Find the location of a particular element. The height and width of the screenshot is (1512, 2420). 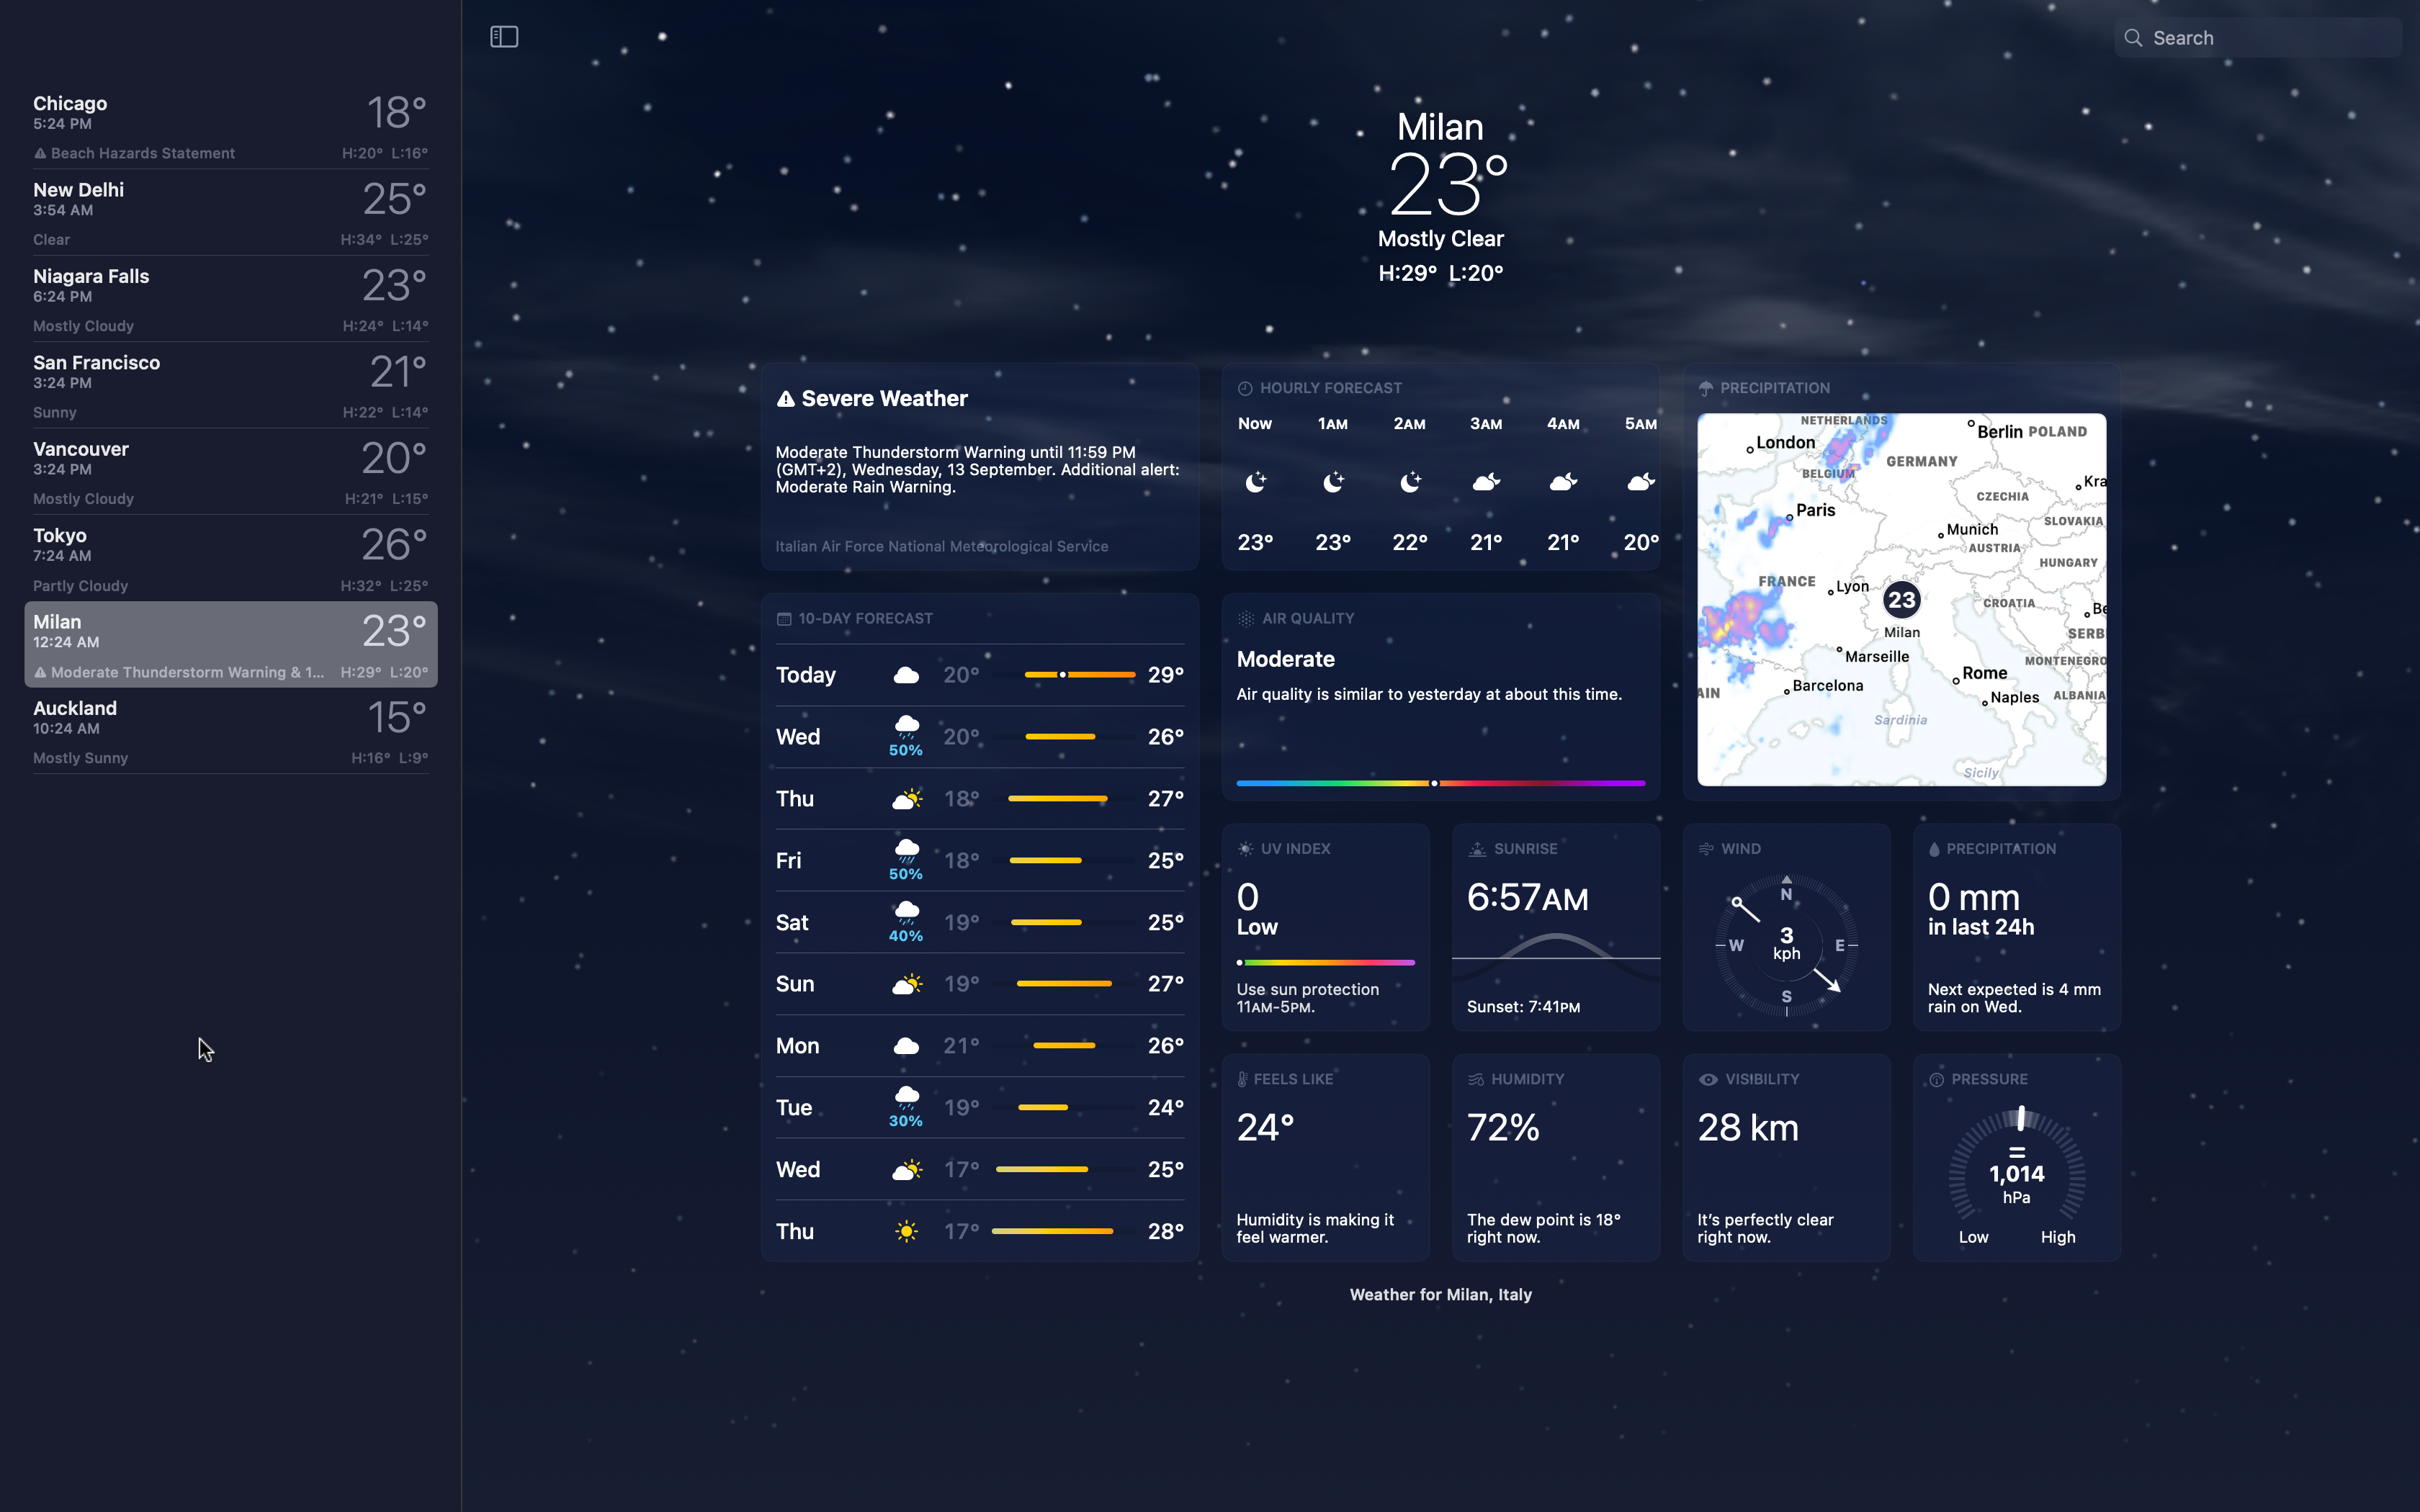

Hide temperatures of all other cities is located at coordinates (504, 35).